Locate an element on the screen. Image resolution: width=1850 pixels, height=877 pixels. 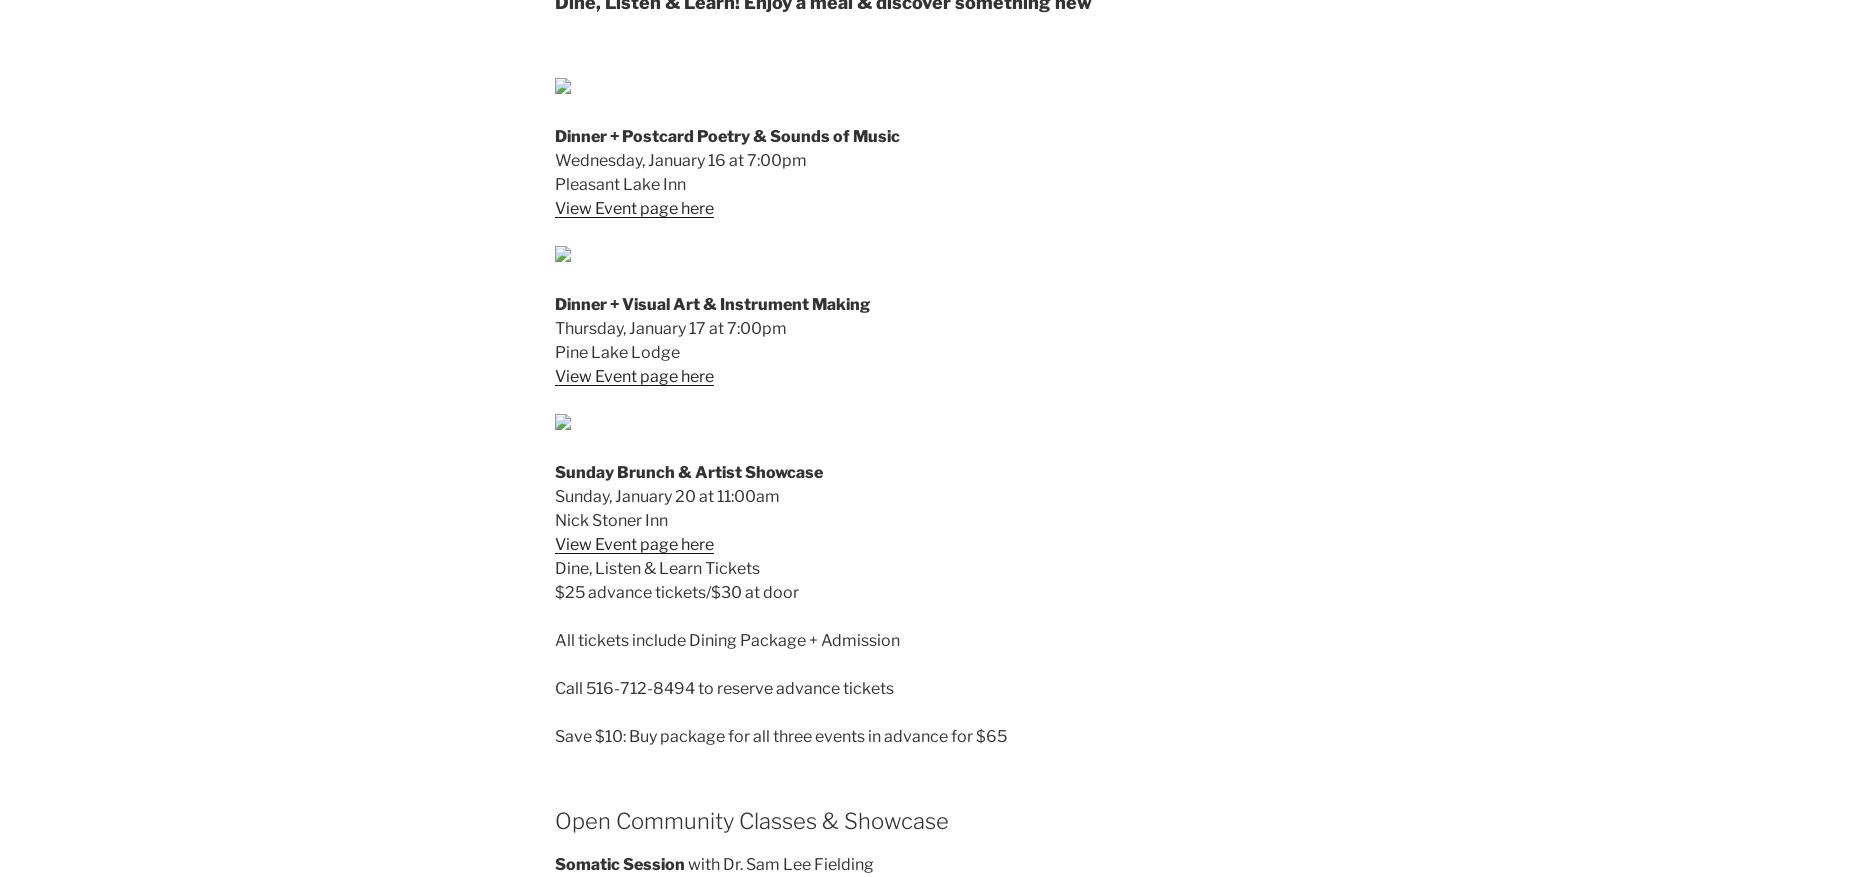
'Art' is located at coordinates (686, 302).